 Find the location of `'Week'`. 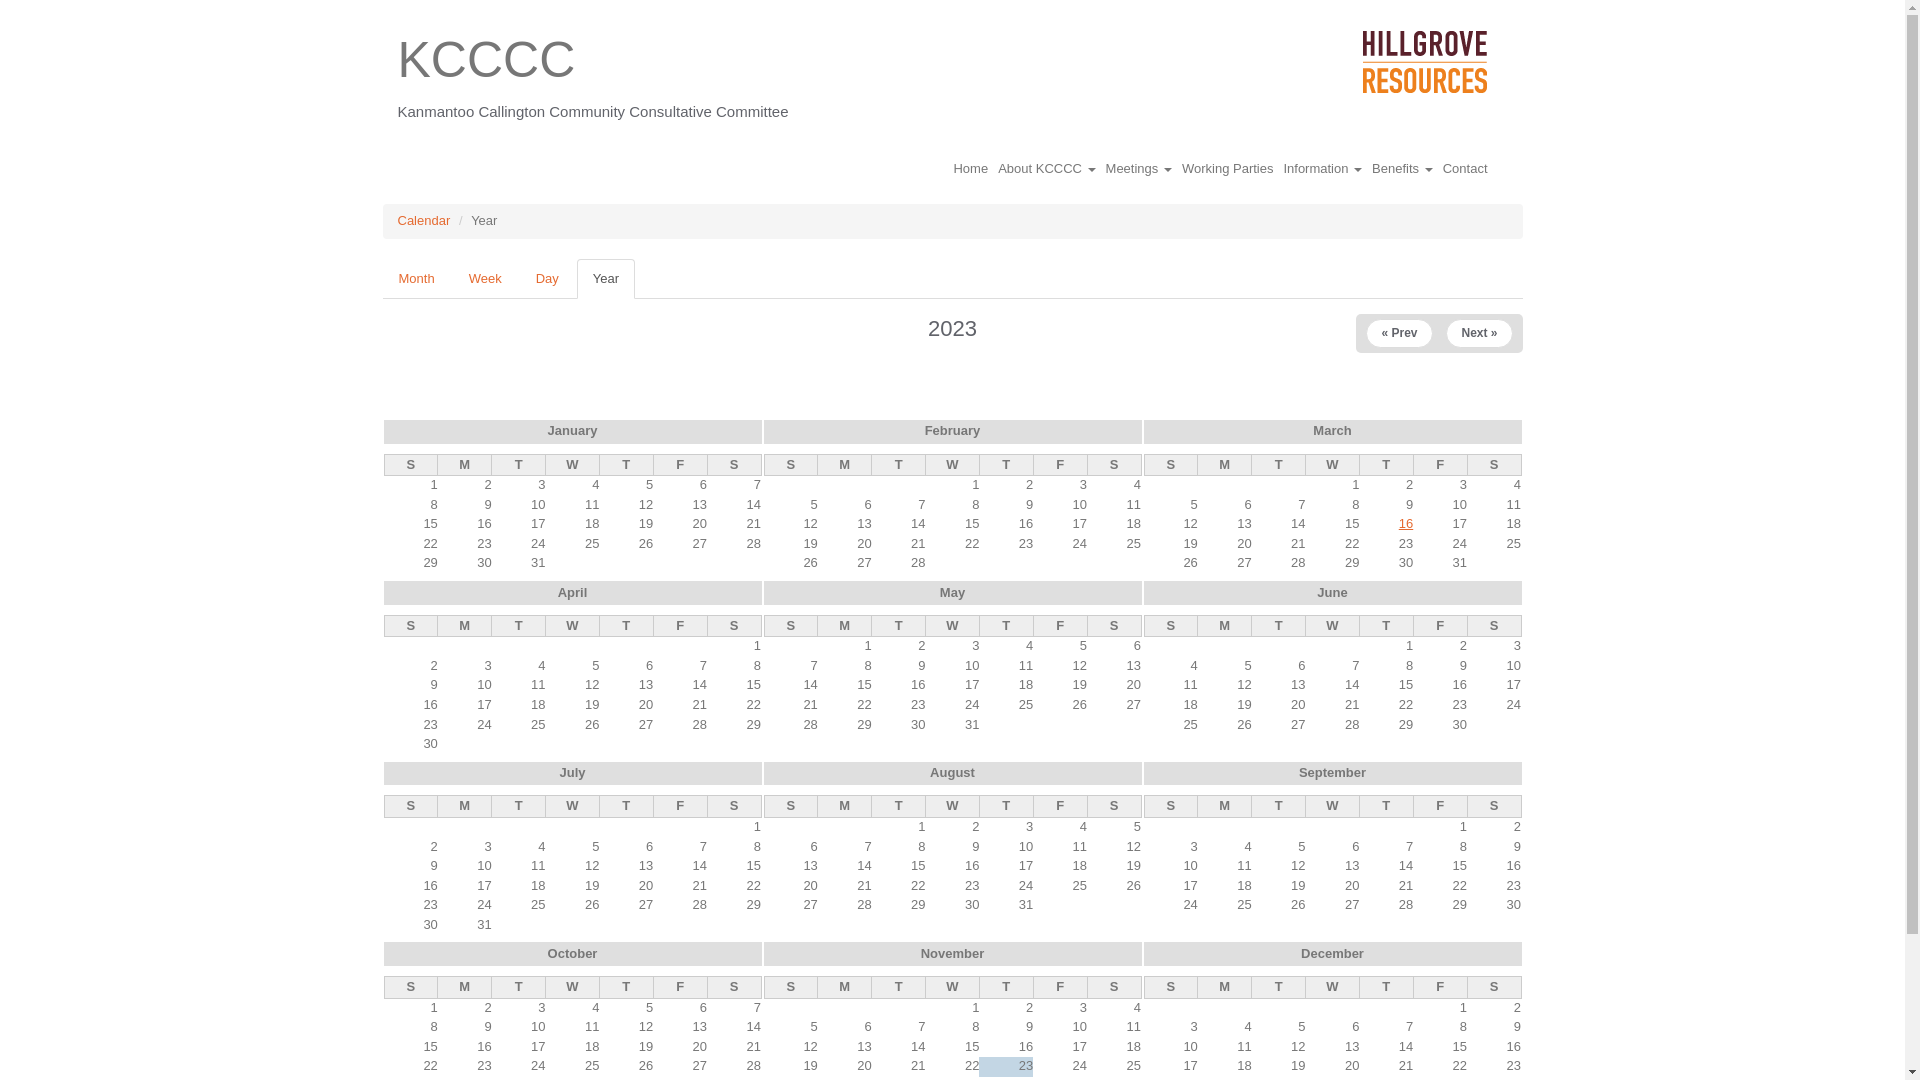

'Week' is located at coordinates (485, 279).